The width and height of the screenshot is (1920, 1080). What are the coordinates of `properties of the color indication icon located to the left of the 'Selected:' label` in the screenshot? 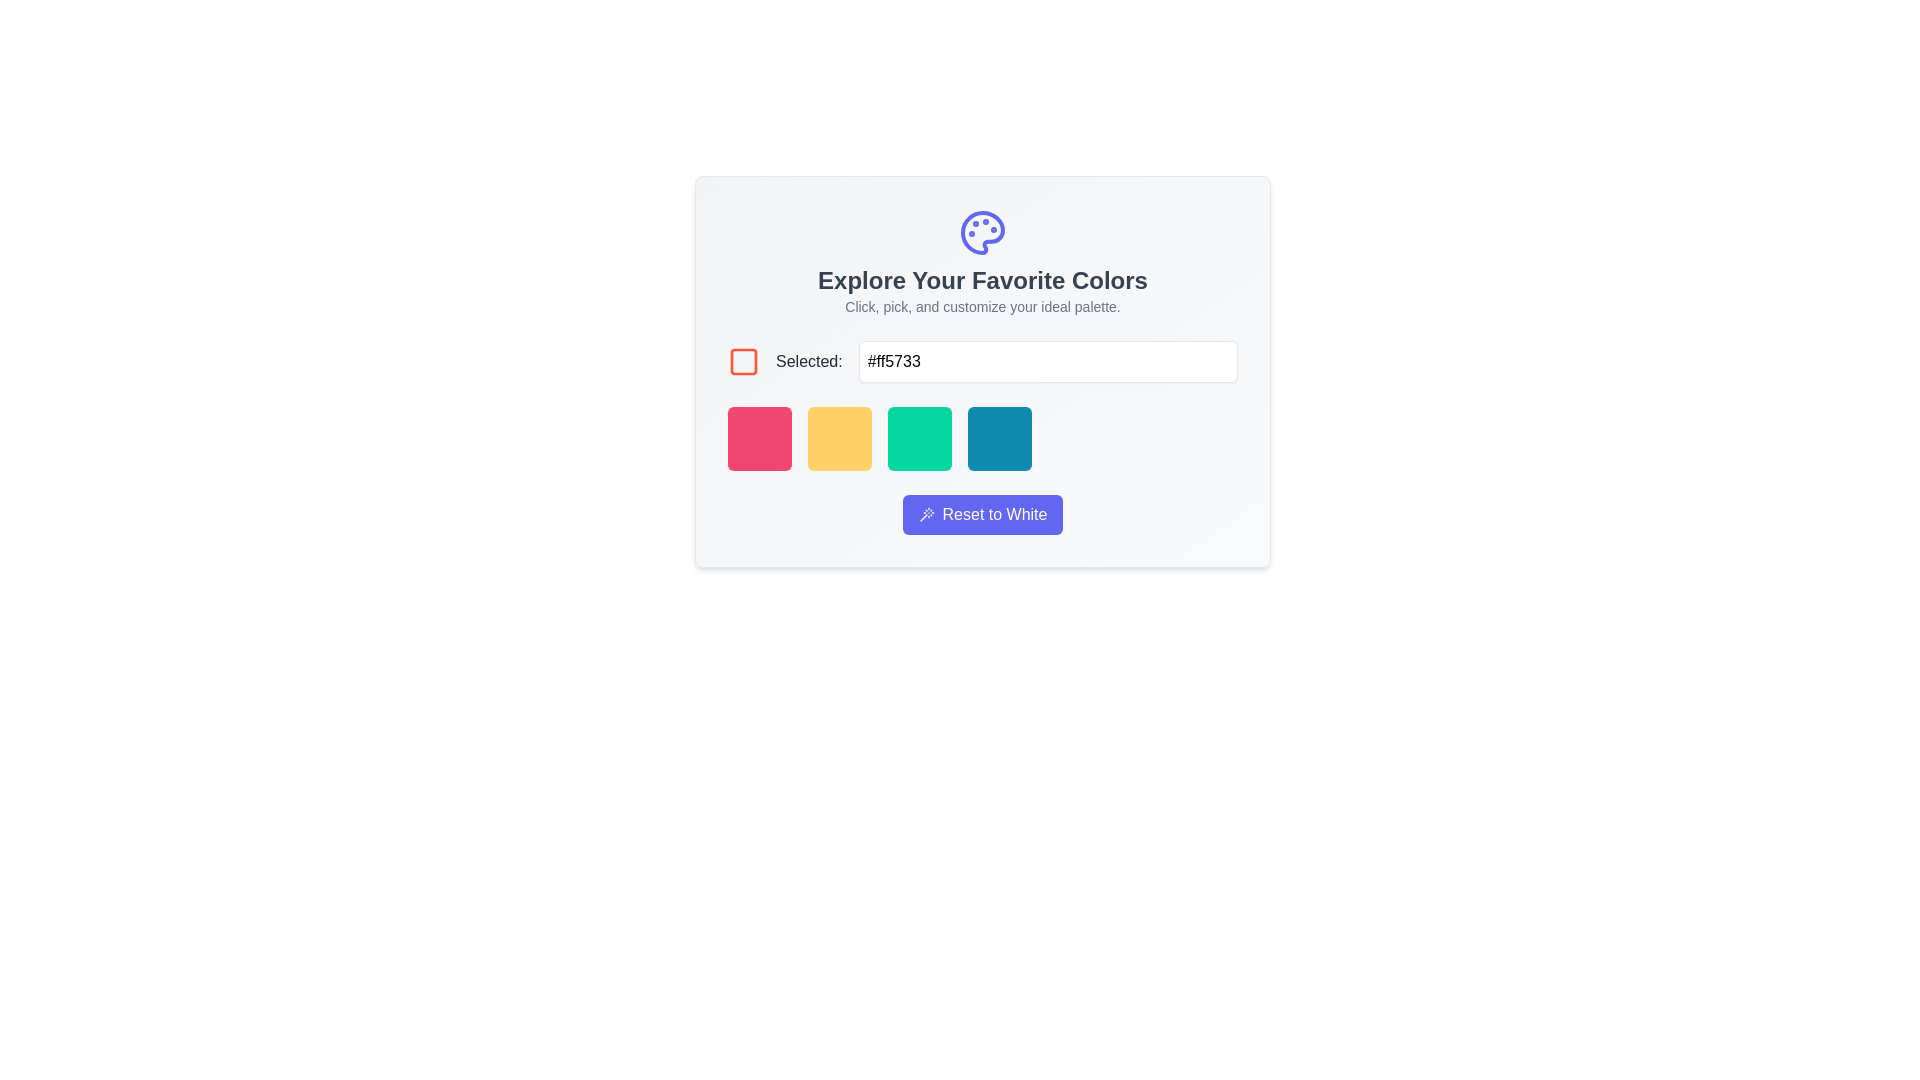 It's located at (743, 362).